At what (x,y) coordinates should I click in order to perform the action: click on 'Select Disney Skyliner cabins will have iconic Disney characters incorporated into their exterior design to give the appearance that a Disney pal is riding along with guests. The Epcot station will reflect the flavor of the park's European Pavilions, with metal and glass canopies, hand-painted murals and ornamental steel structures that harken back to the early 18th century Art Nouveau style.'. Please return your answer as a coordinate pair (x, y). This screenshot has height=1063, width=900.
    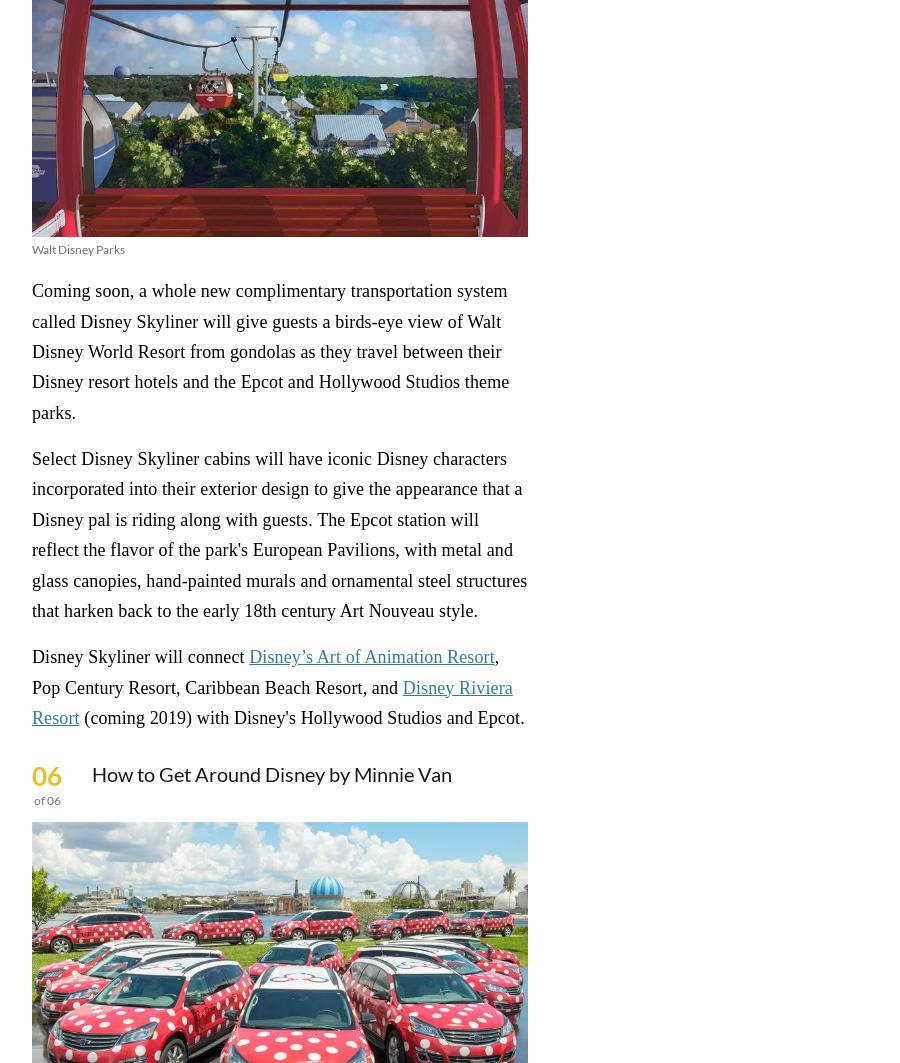
    Looking at the image, I should click on (278, 533).